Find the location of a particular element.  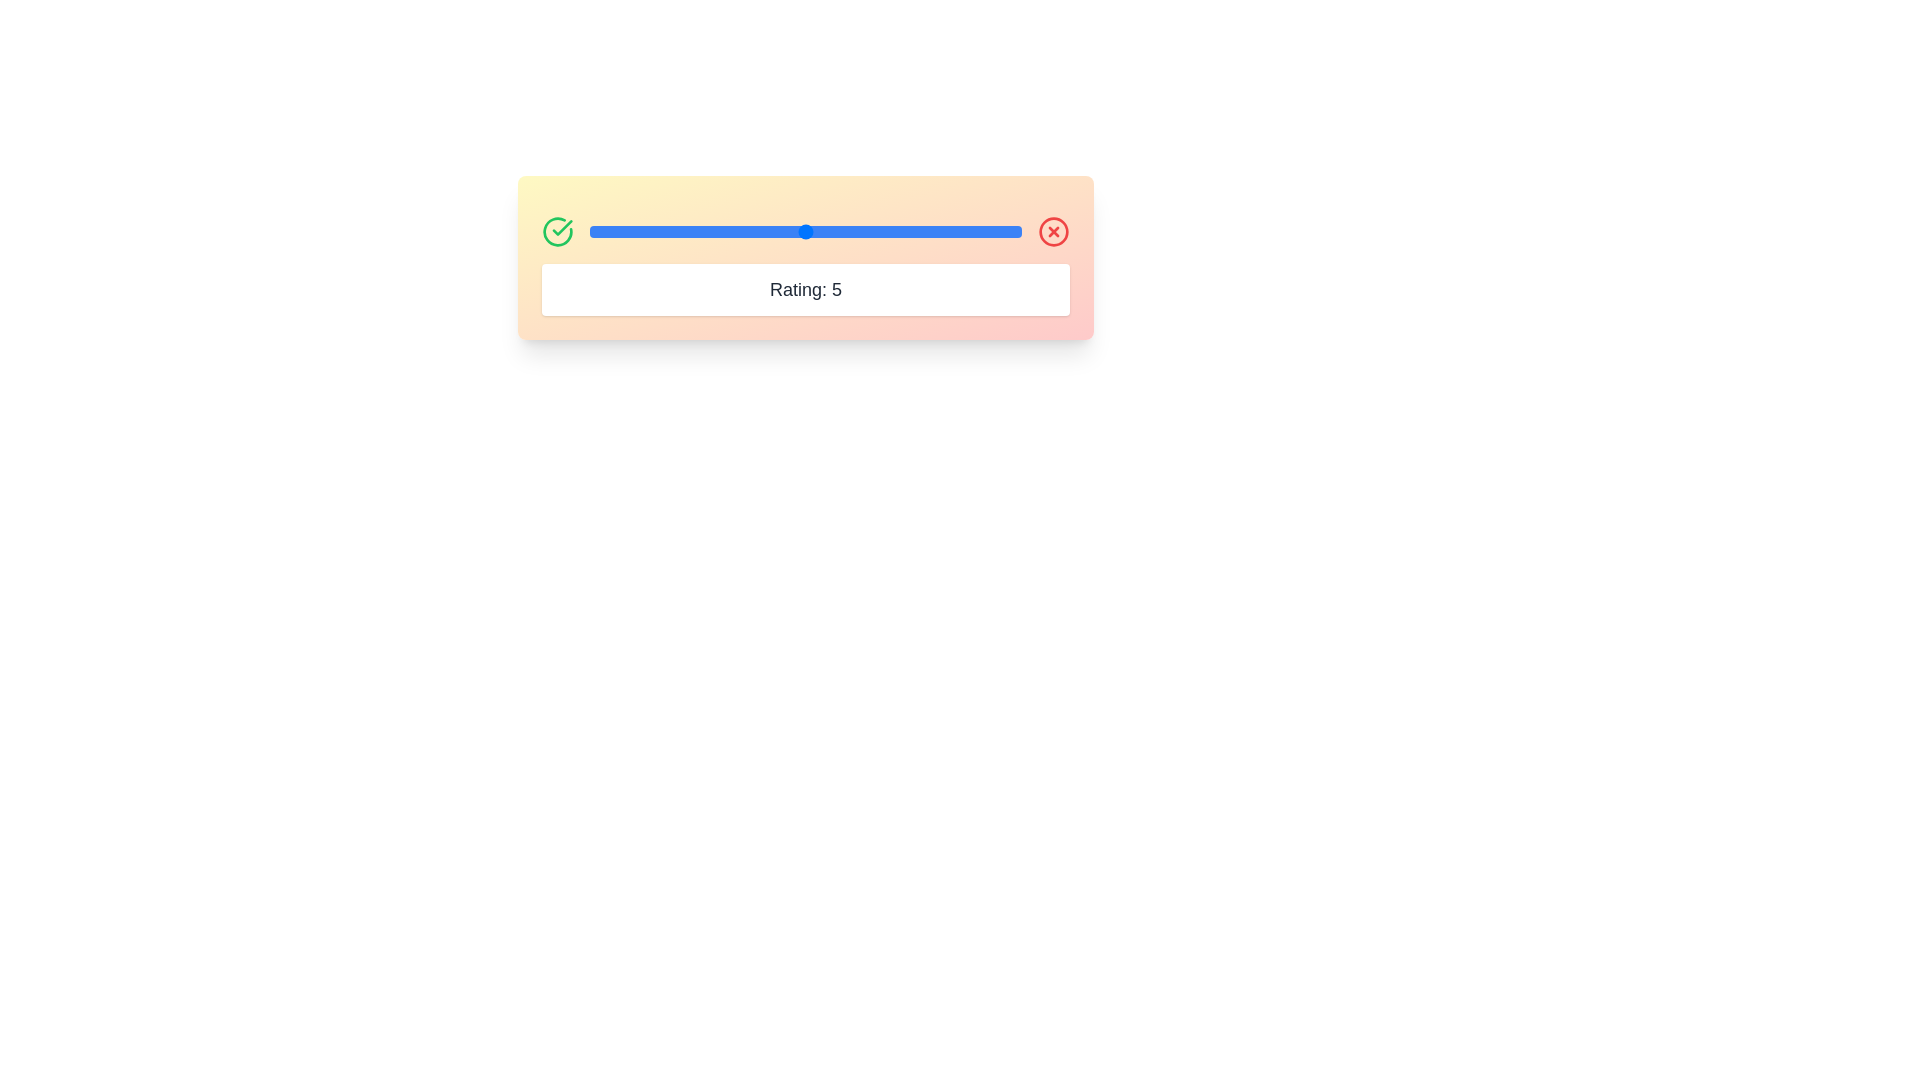

the slider value is located at coordinates (761, 230).